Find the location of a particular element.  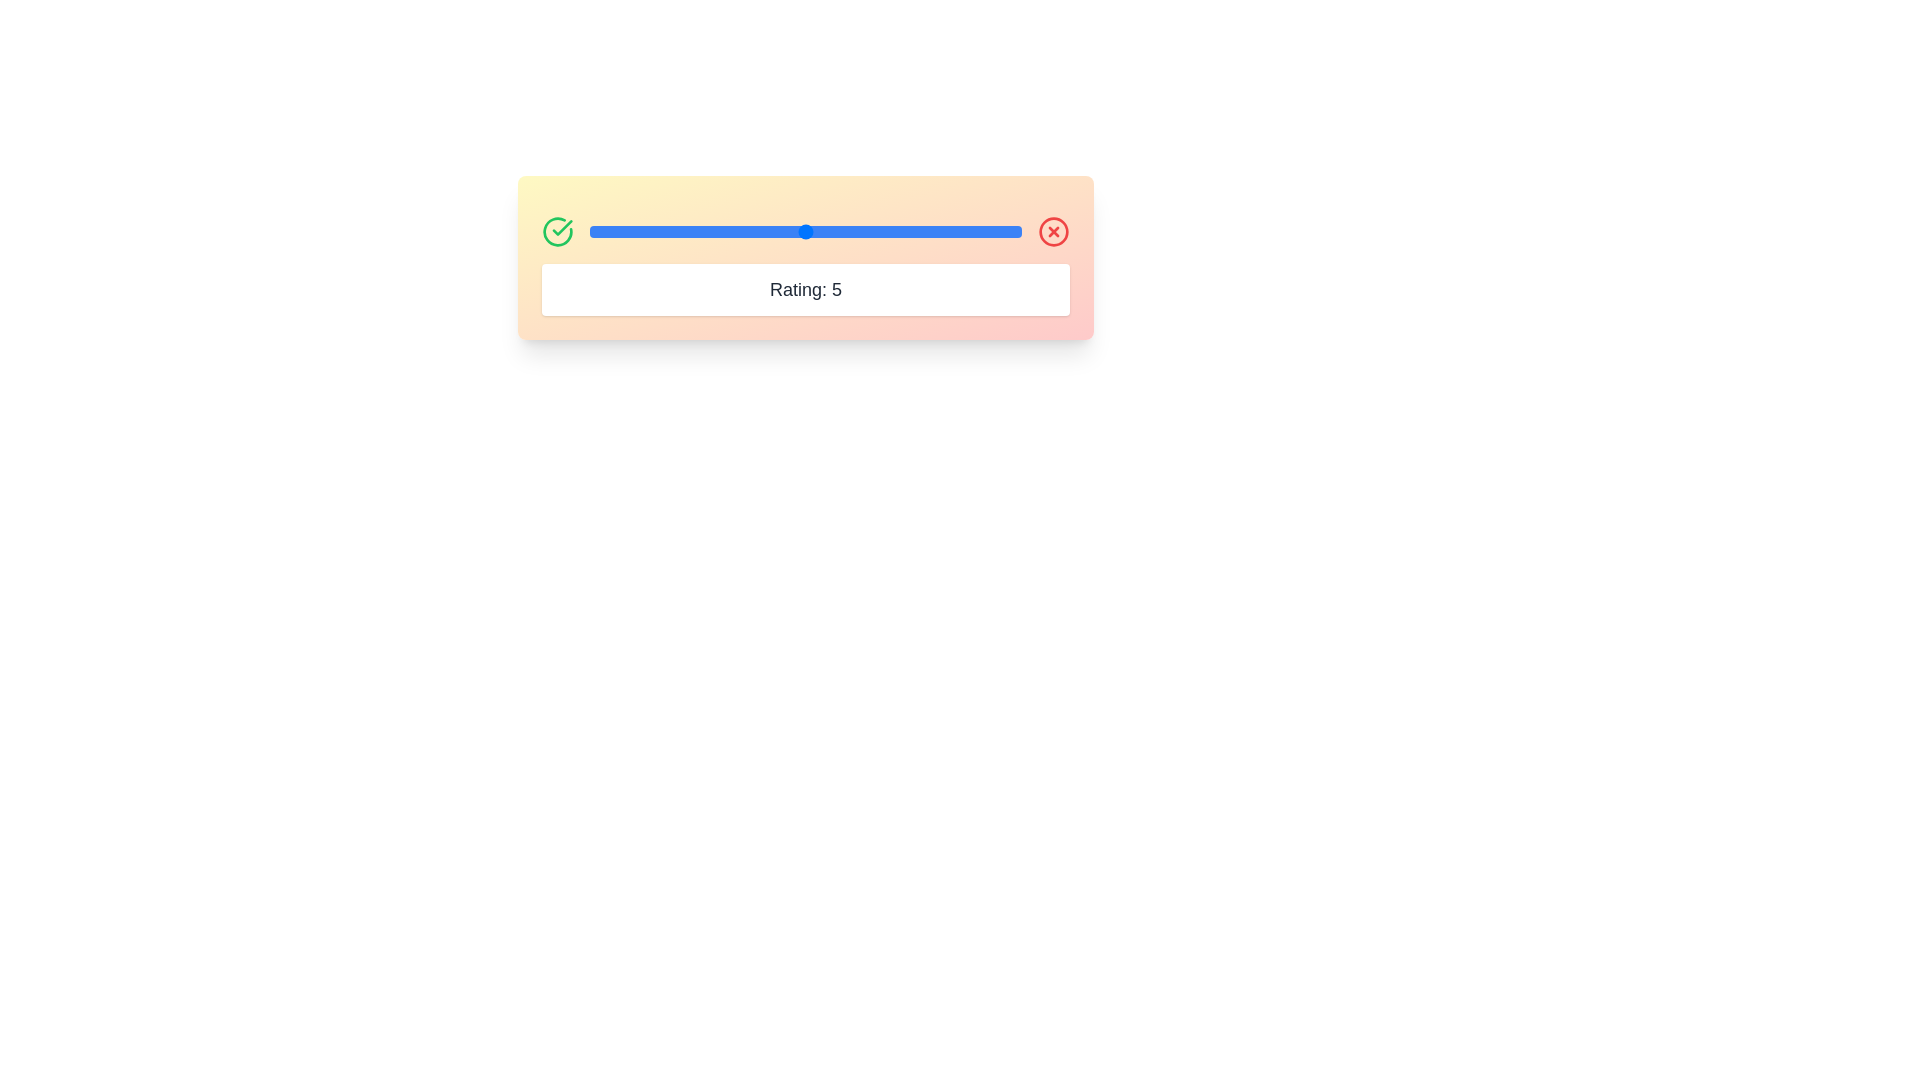

the slider value is located at coordinates (761, 230).